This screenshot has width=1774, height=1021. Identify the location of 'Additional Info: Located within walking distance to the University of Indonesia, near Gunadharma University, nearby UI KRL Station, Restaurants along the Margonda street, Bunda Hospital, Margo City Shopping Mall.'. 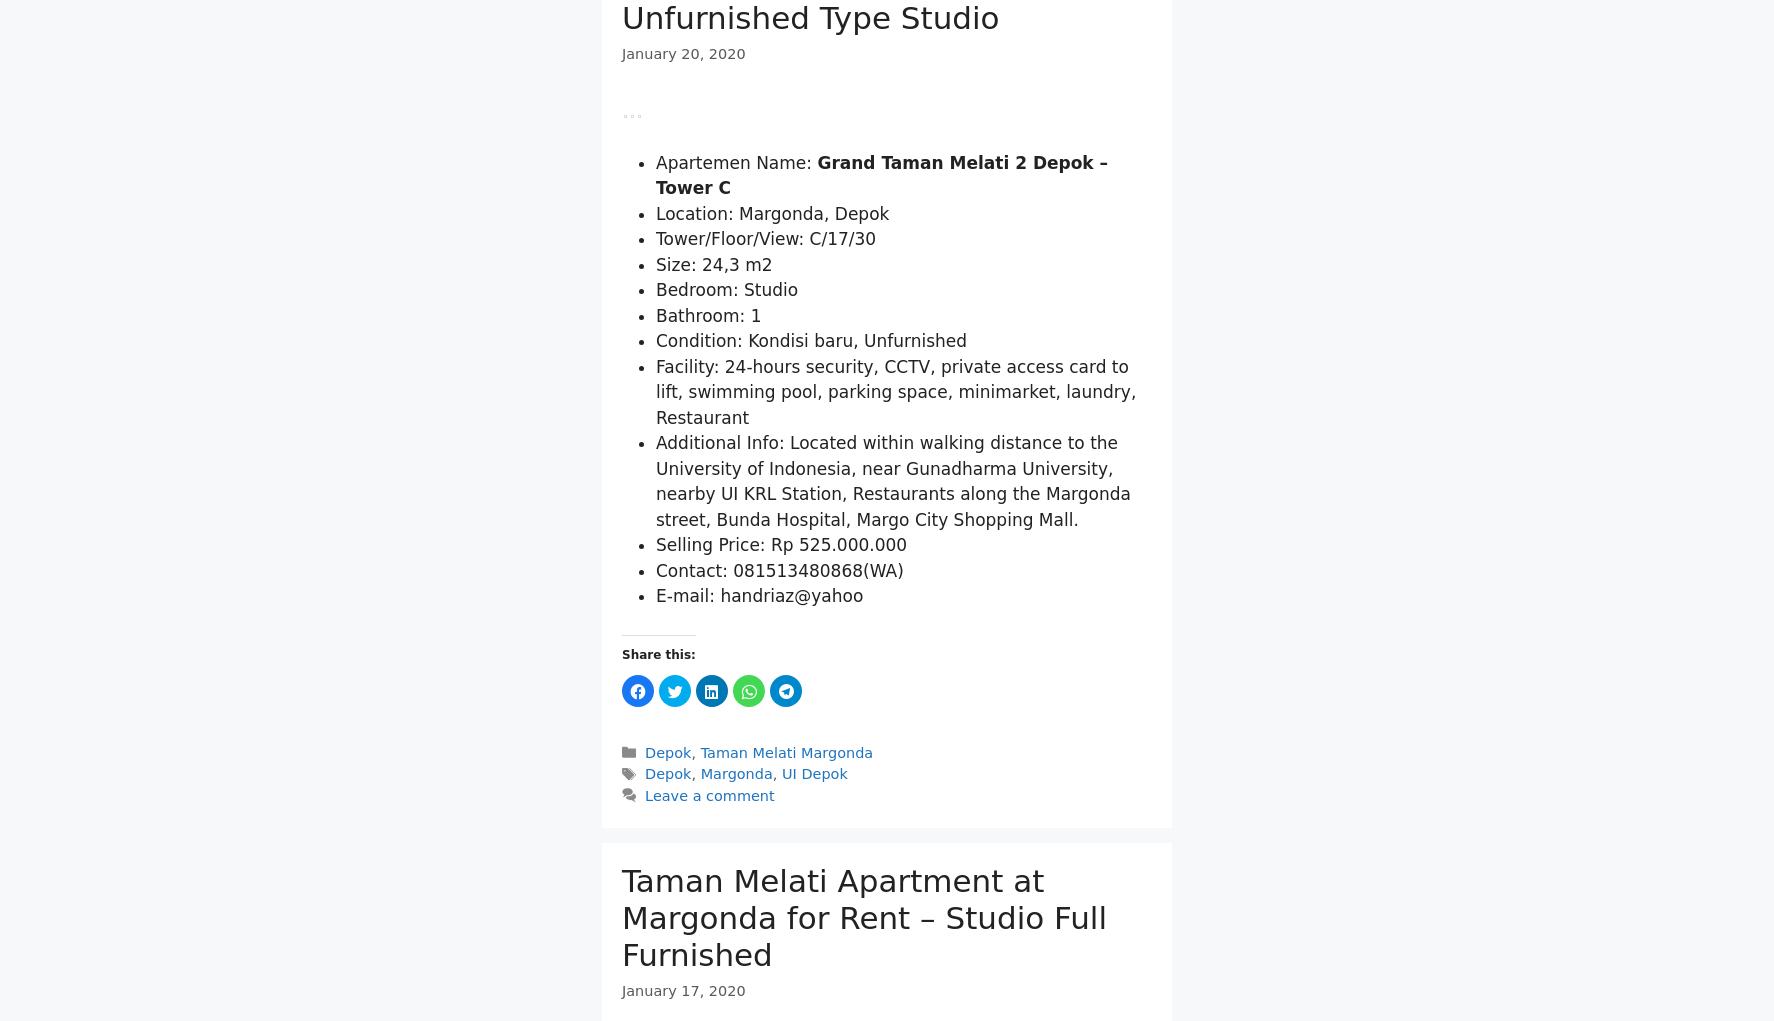
(892, 584).